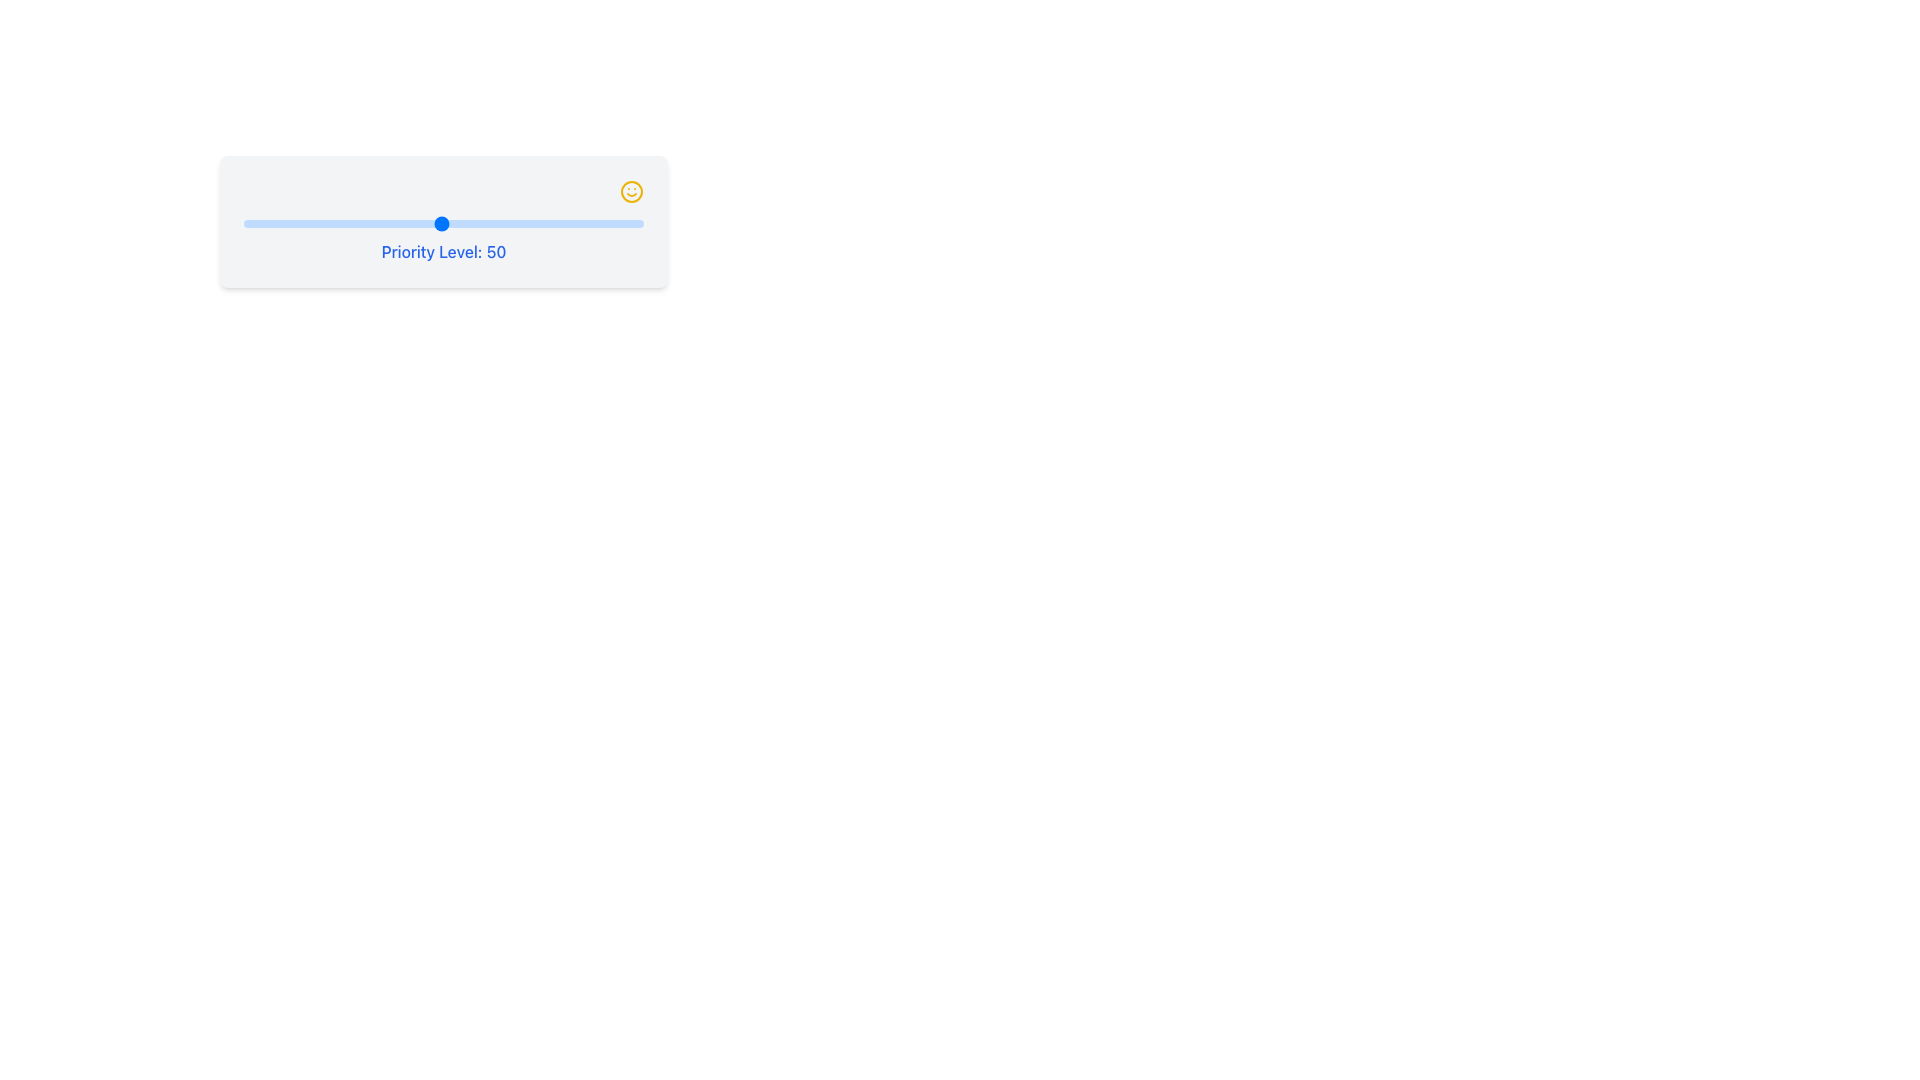 Image resolution: width=1920 pixels, height=1080 pixels. I want to click on priority level, so click(526, 223).